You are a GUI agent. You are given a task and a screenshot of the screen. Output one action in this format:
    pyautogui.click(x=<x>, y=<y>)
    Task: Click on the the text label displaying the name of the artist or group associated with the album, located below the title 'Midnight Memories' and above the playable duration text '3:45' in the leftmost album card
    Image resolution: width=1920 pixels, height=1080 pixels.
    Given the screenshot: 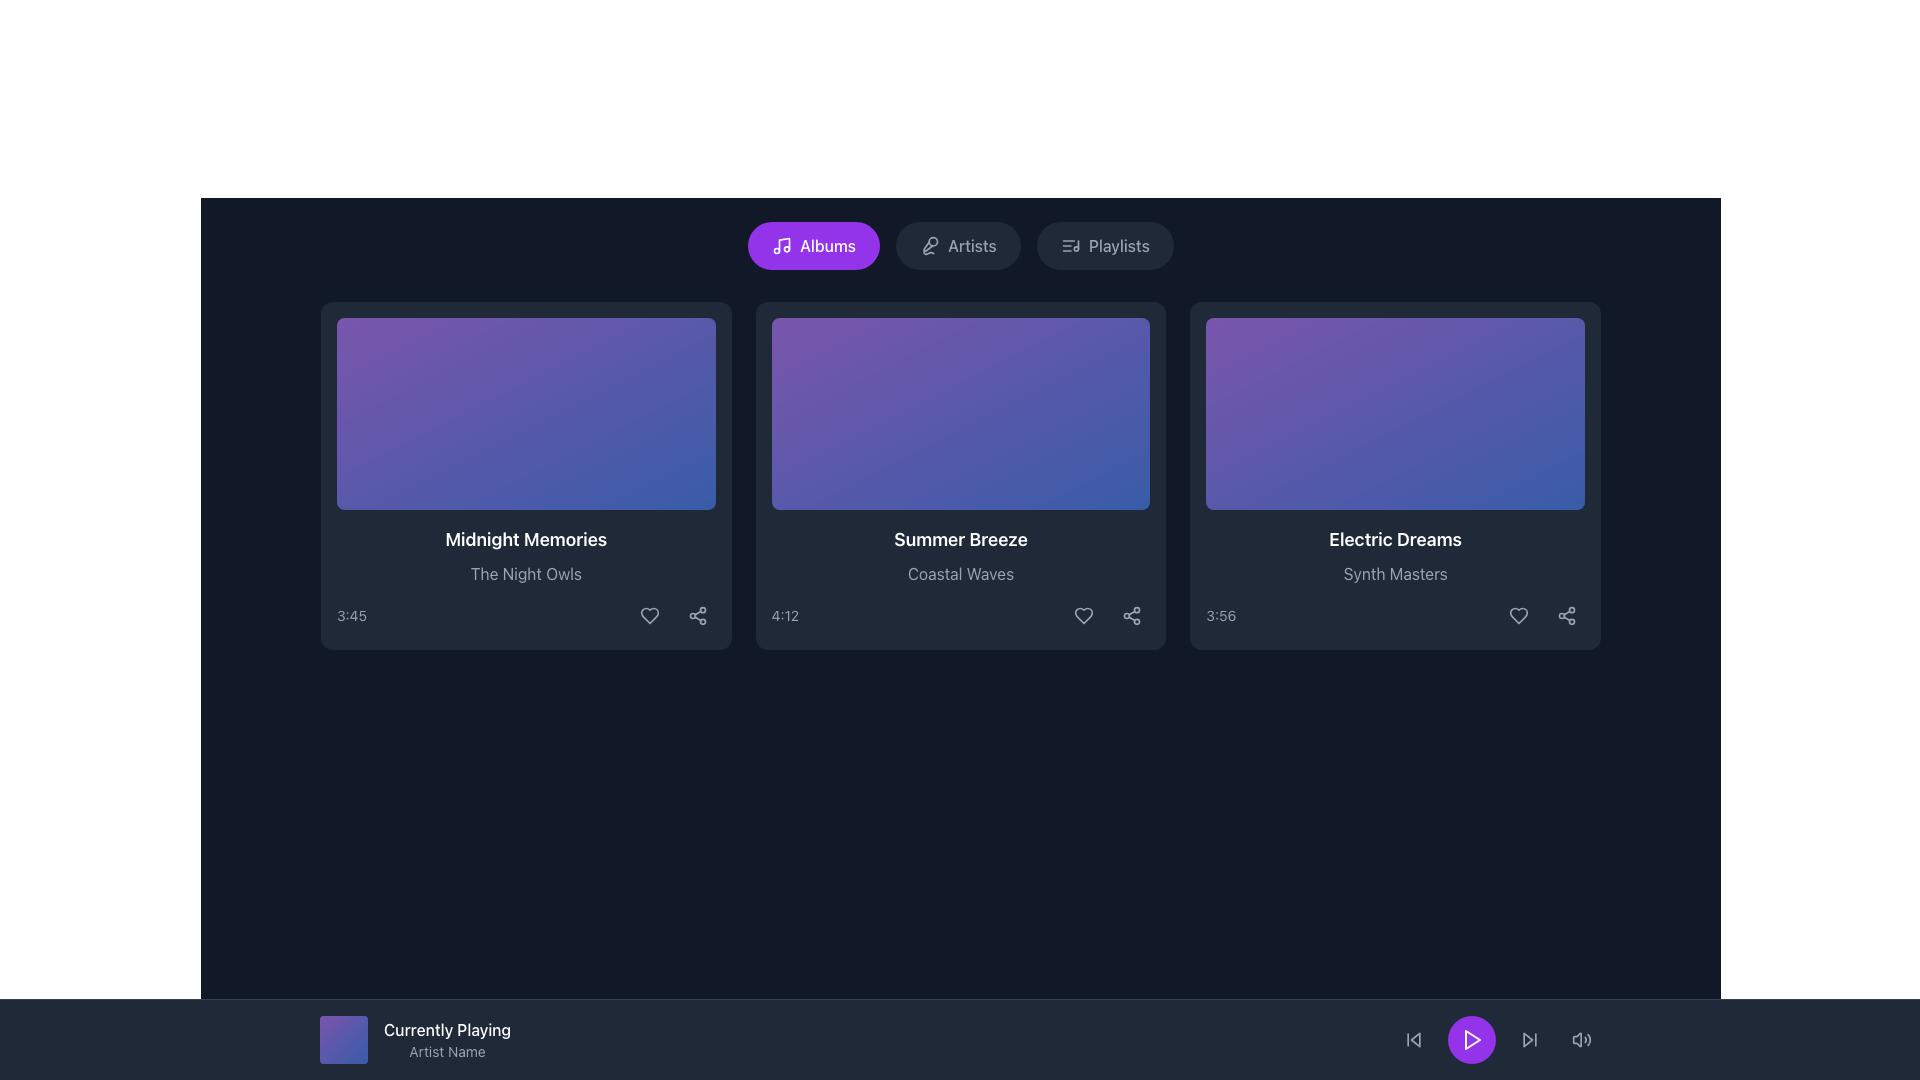 What is the action you would take?
    pyautogui.click(x=526, y=574)
    